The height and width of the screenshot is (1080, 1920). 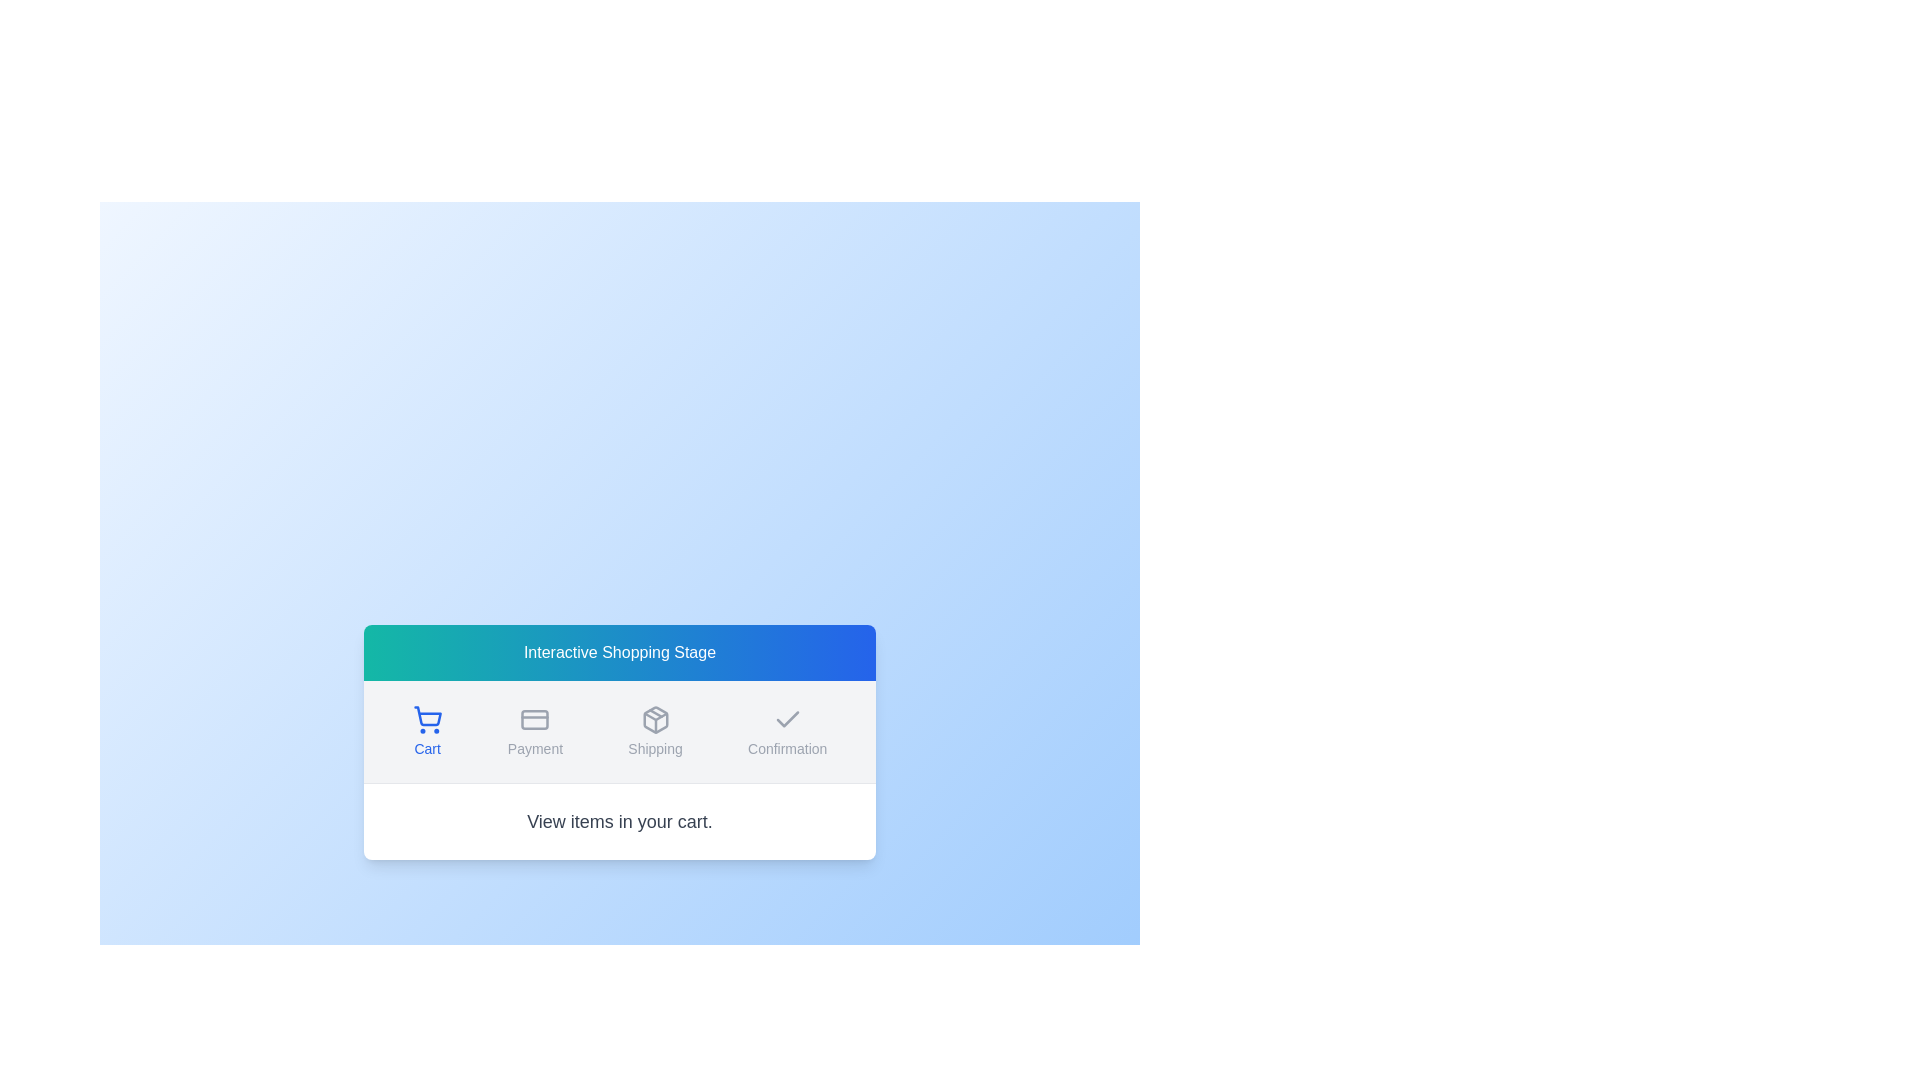 I want to click on the text label that identifies the cart icon located below the blue shopping cart icon in the leftmost position of the horizontal row, so click(x=426, y=748).